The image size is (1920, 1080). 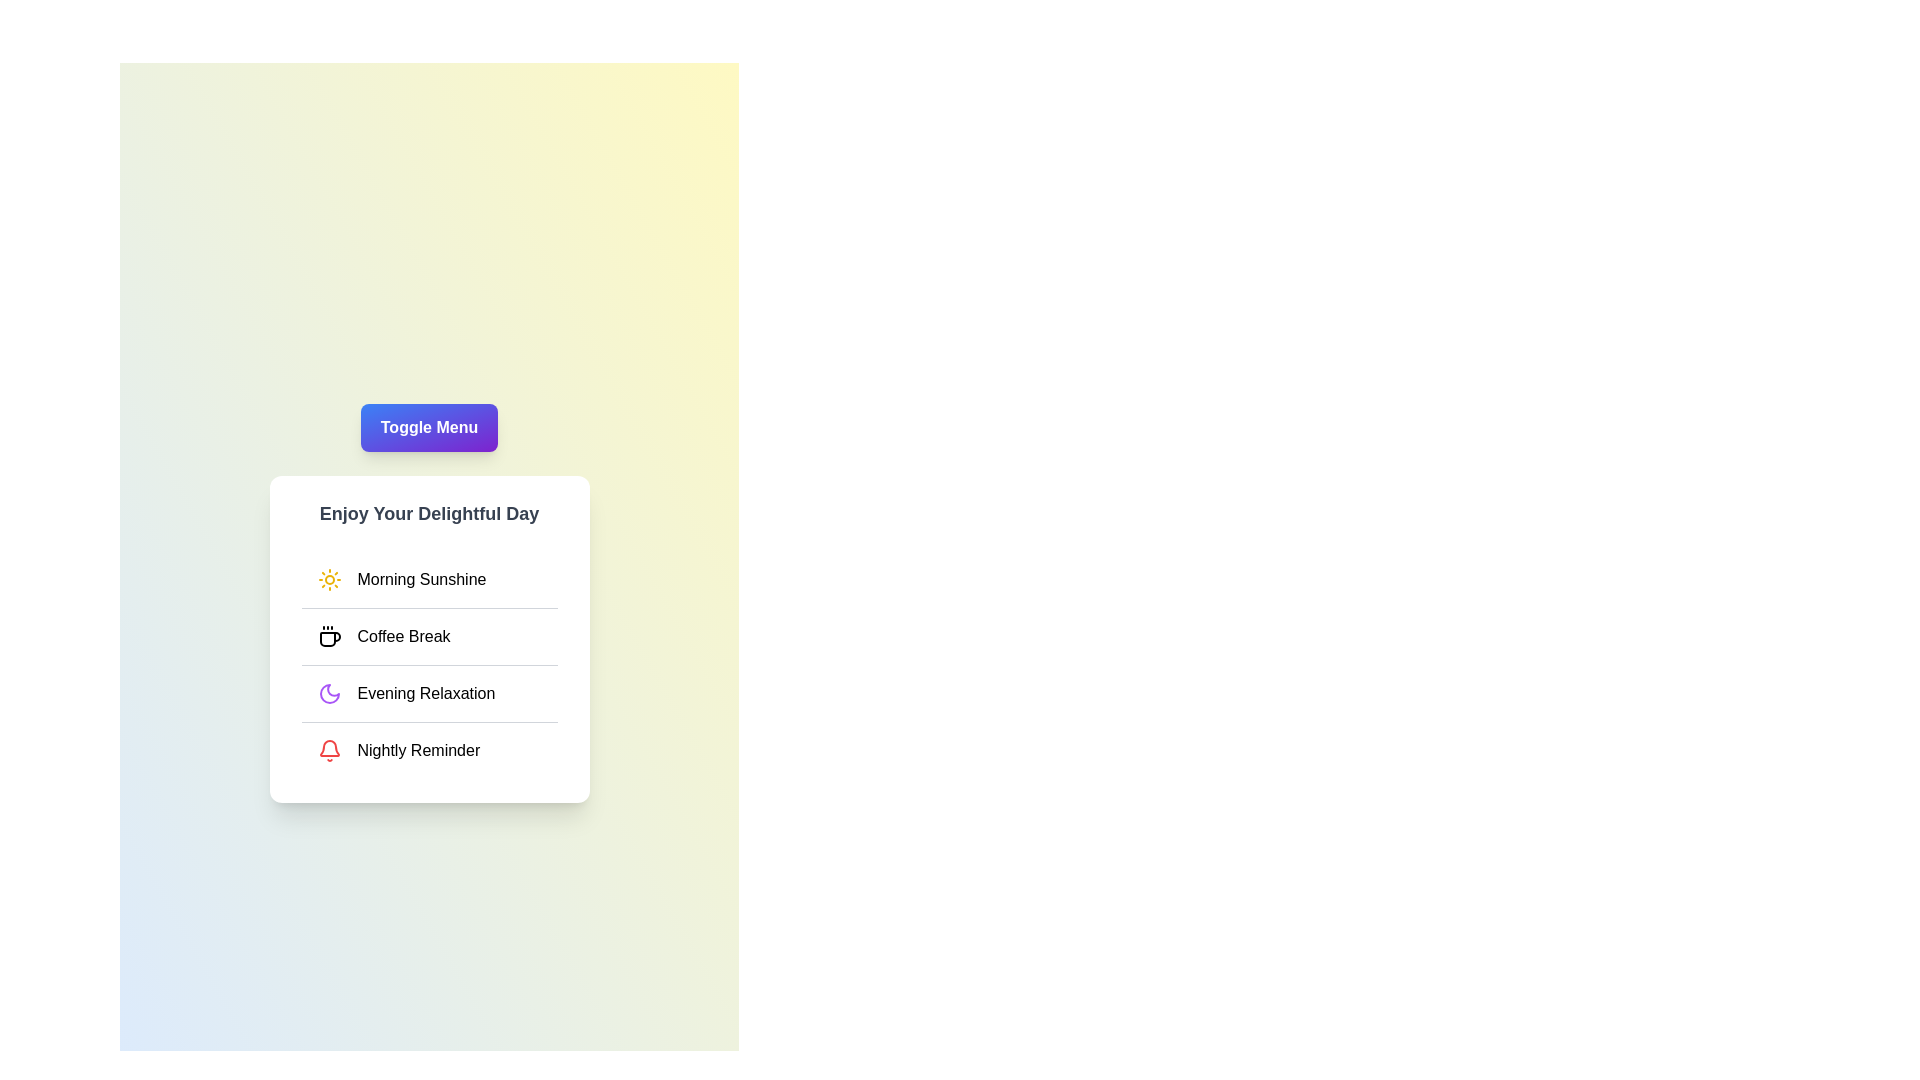 What do you see at coordinates (428, 692) in the screenshot?
I see `the menu item Evening Relaxation` at bounding box center [428, 692].